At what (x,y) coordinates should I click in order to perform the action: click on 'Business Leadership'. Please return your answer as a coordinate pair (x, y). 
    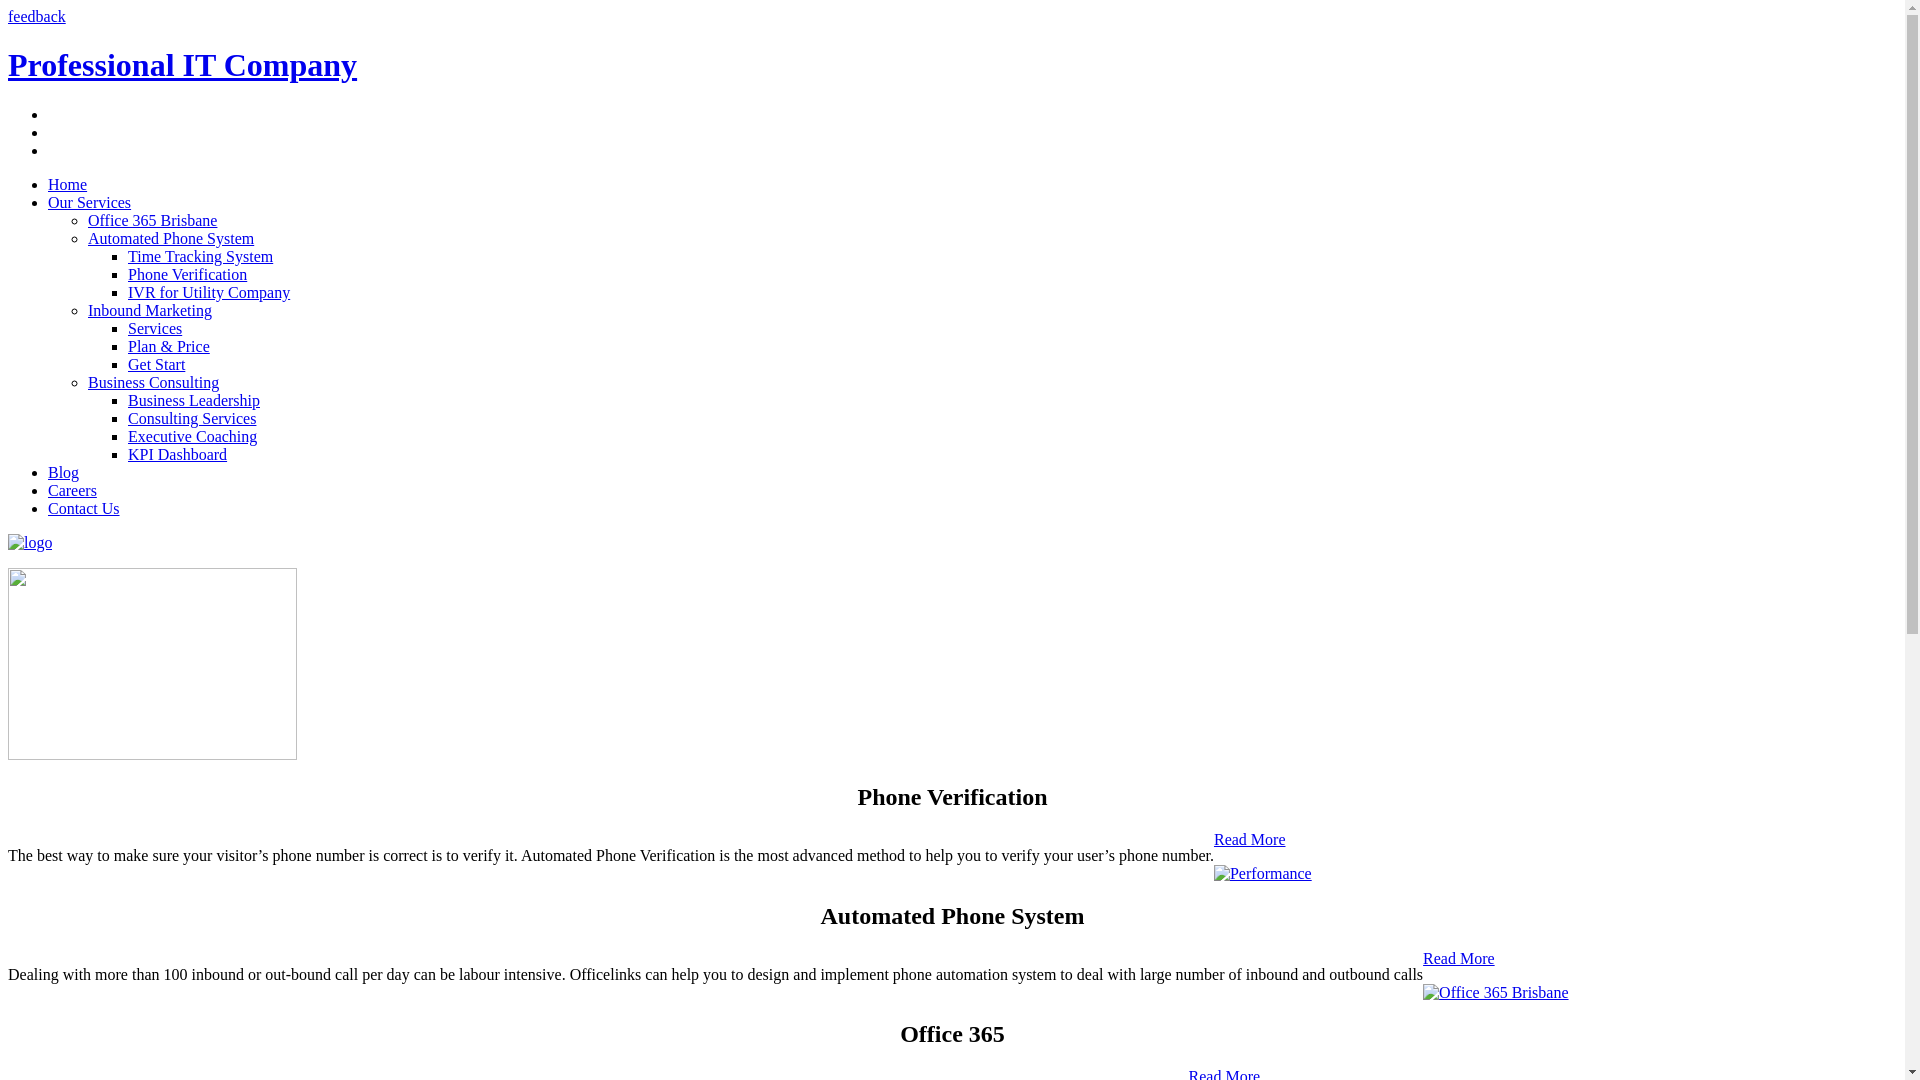
    Looking at the image, I should click on (127, 400).